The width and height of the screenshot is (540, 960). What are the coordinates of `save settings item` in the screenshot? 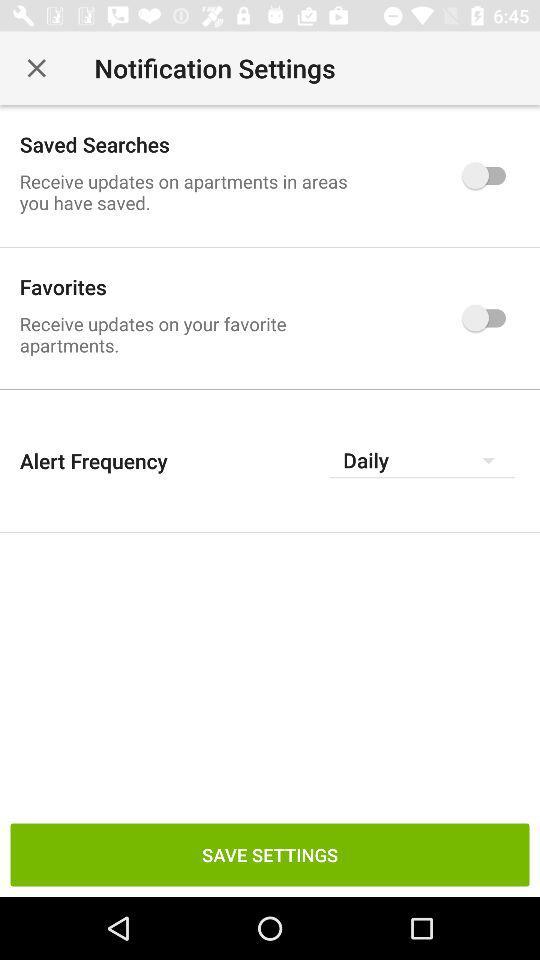 It's located at (270, 853).